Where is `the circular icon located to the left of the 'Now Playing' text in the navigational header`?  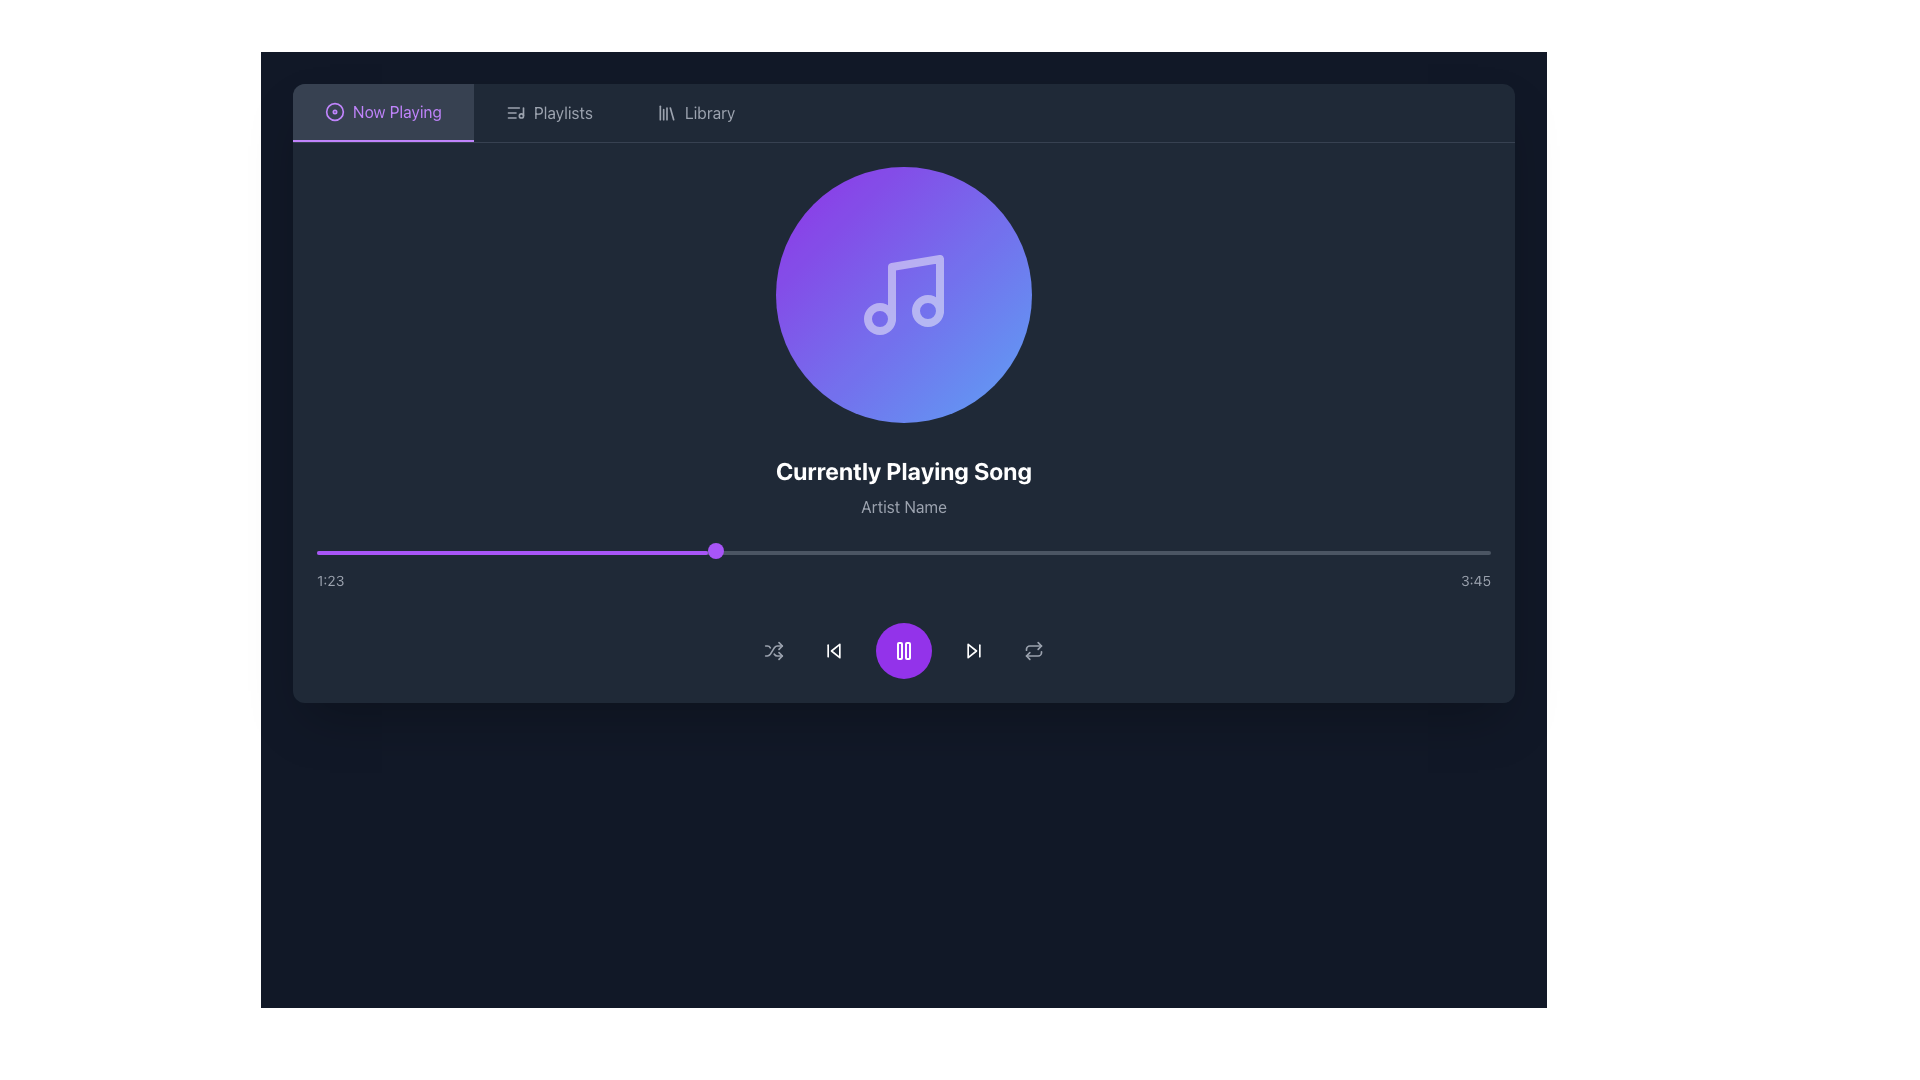 the circular icon located to the left of the 'Now Playing' text in the navigational header is located at coordinates (335, 111).